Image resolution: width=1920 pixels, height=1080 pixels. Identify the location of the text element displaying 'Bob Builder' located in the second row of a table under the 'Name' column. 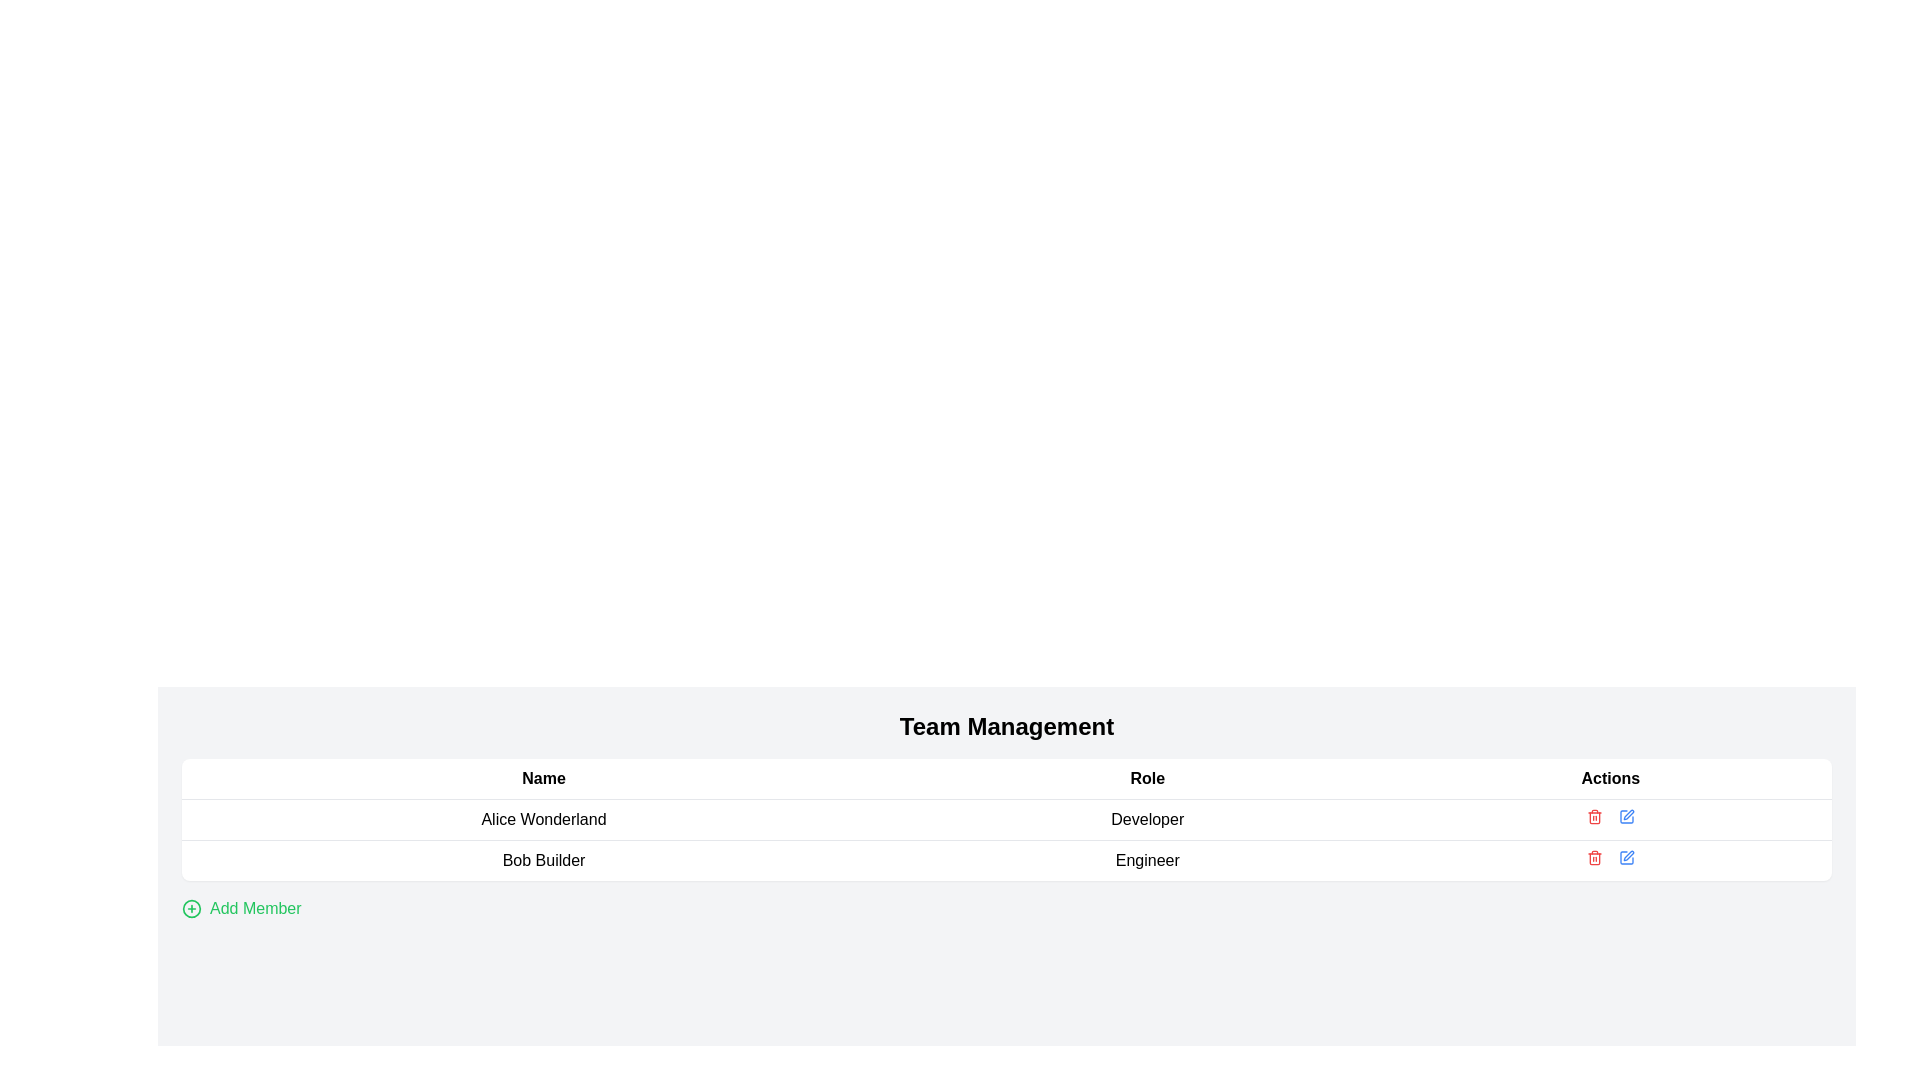
(543, 859).